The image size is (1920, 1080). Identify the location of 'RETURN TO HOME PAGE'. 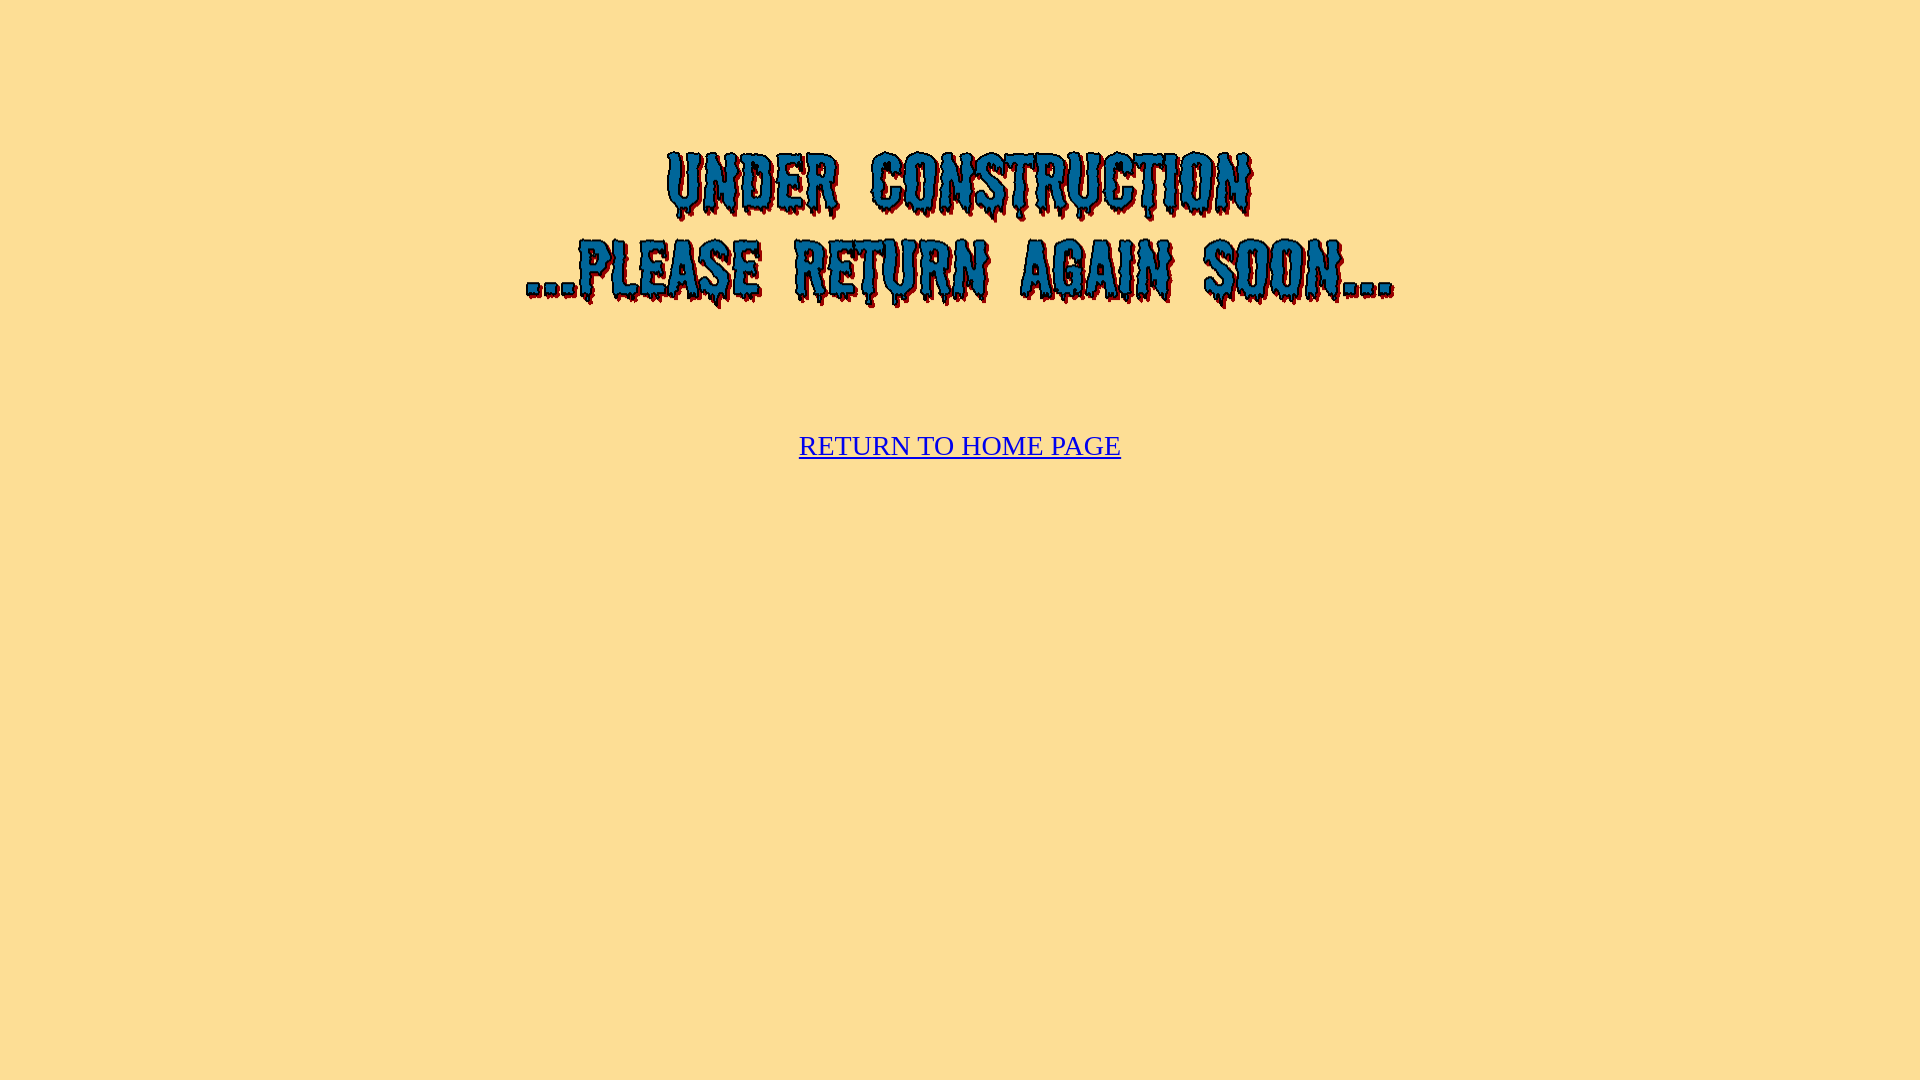
(960, 444).